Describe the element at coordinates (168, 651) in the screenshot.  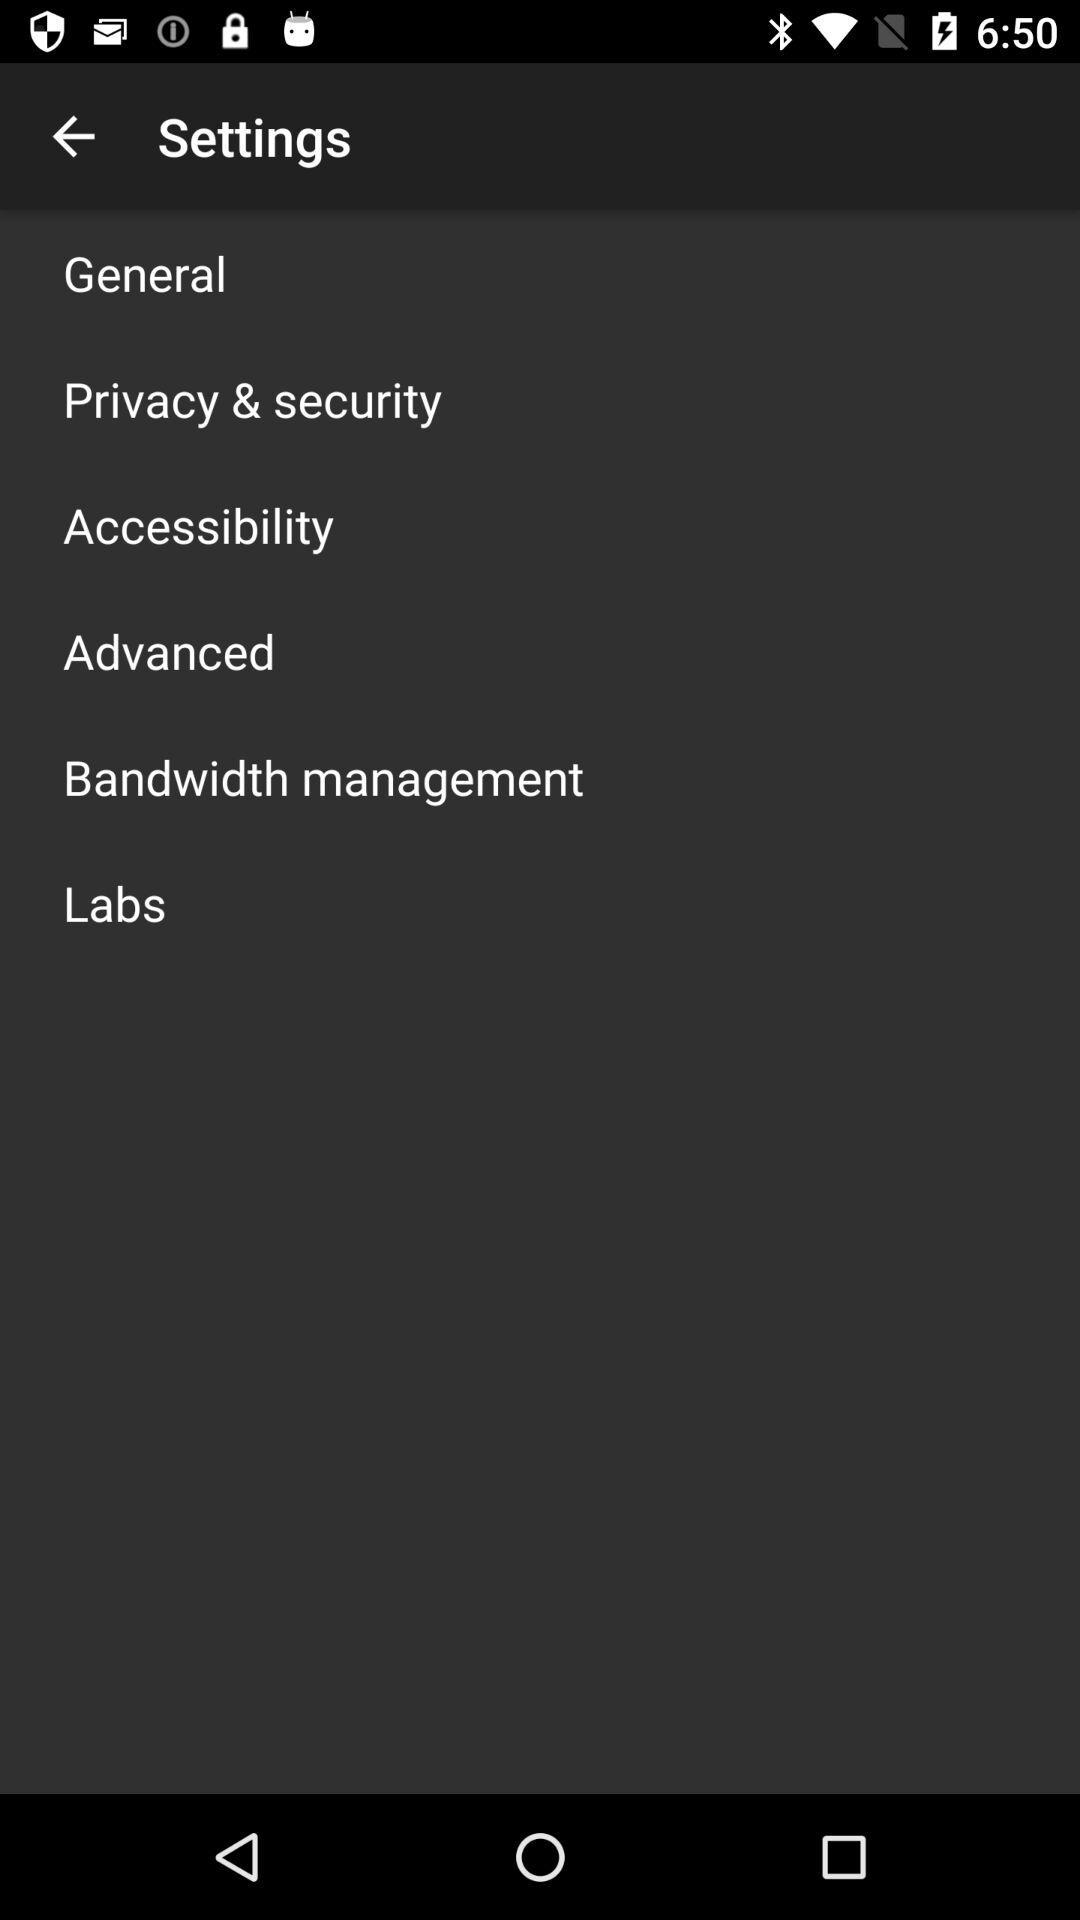
I see `app below accessibility item` at that location.